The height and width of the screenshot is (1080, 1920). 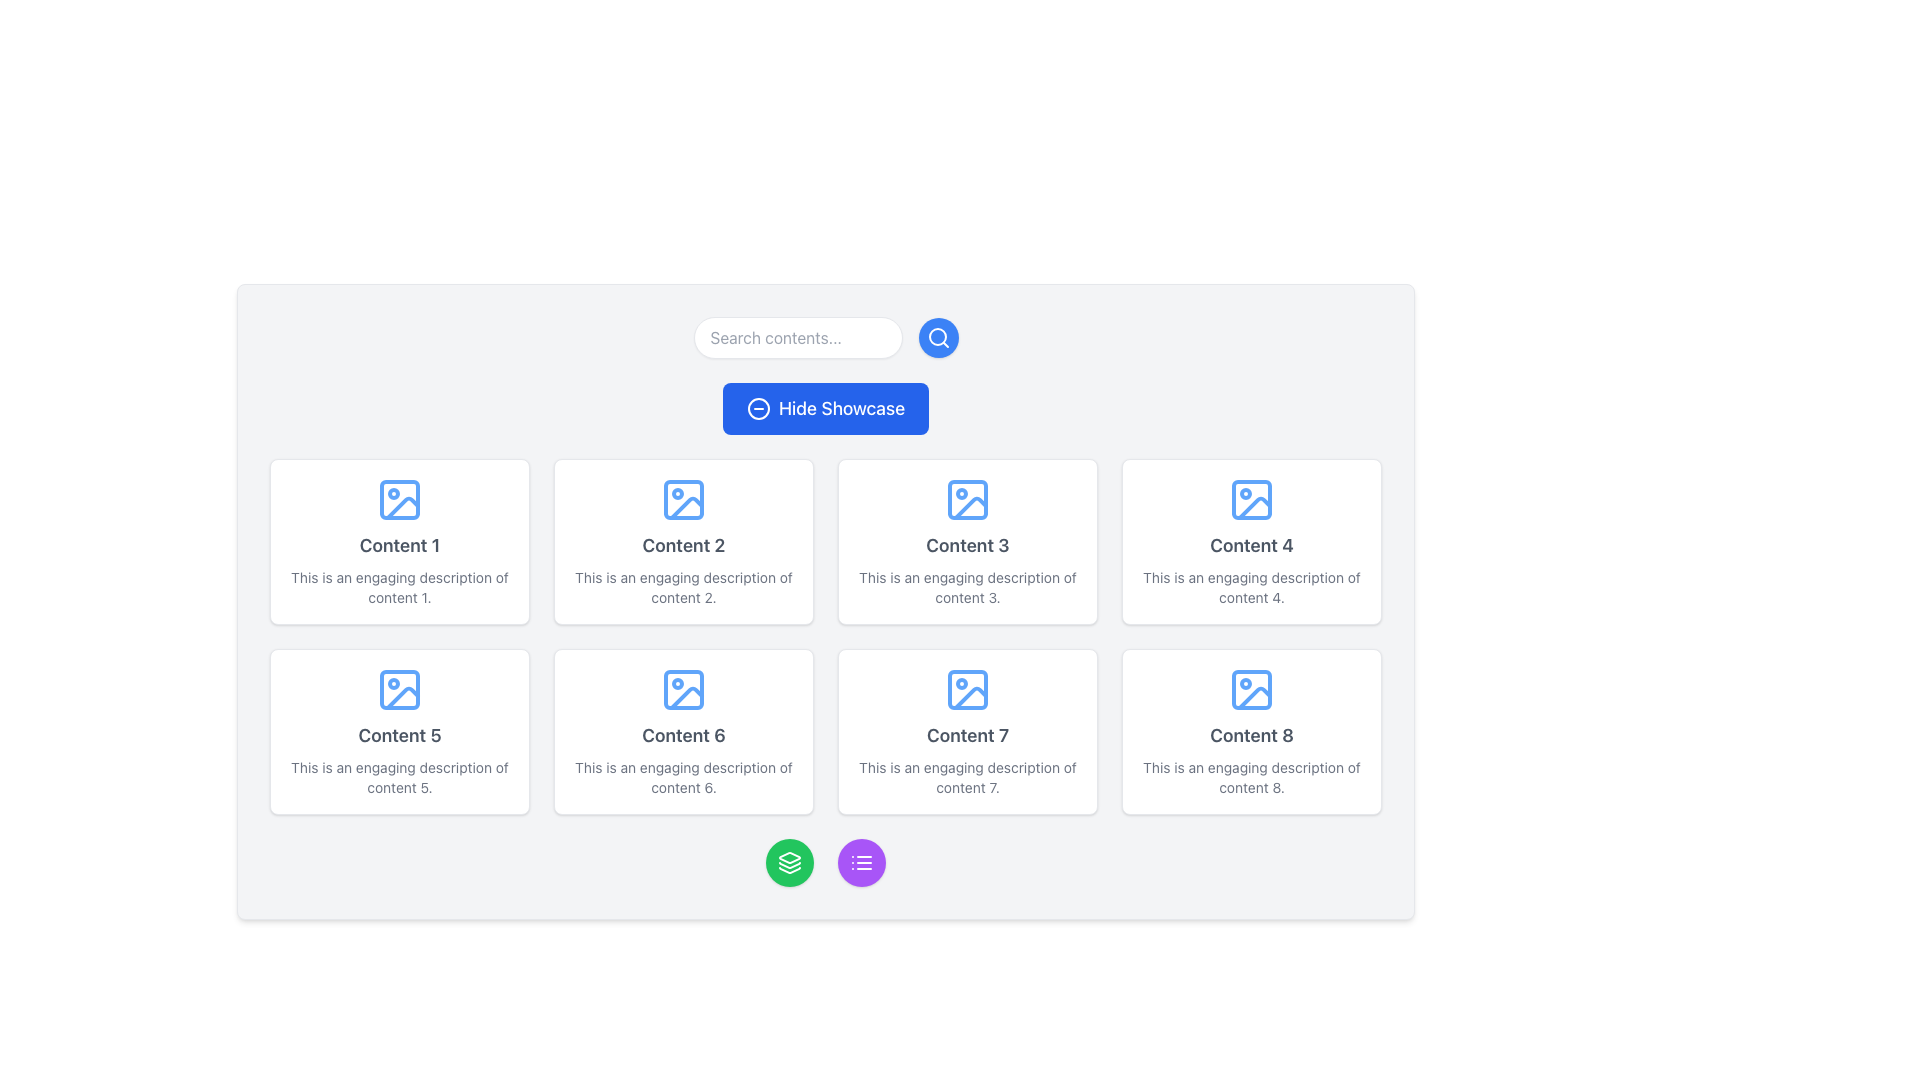 What do you see at coordinates (399, 499) in the screenshot?
I see `the icon located in the top-left content box, positioned above the bold text 'Content 1'` at bounding box center [399, 499].